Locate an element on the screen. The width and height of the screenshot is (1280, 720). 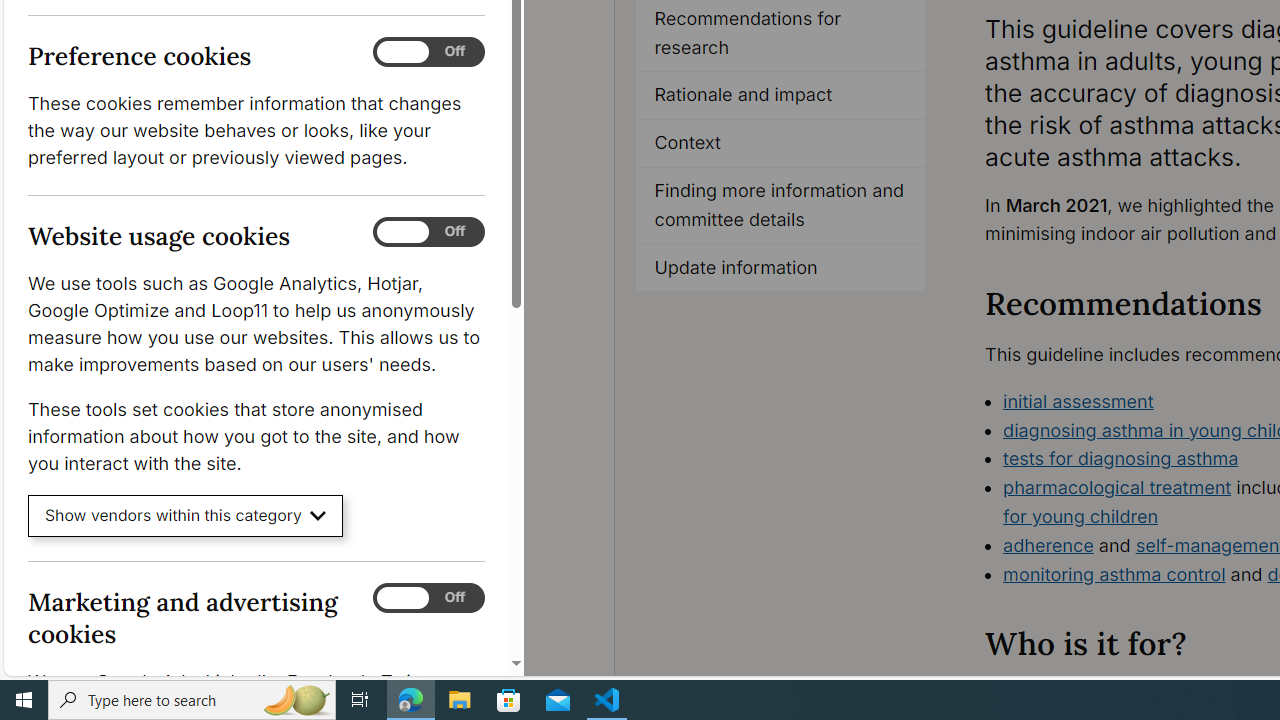
'Update information' is located at coordinates (780, 267).